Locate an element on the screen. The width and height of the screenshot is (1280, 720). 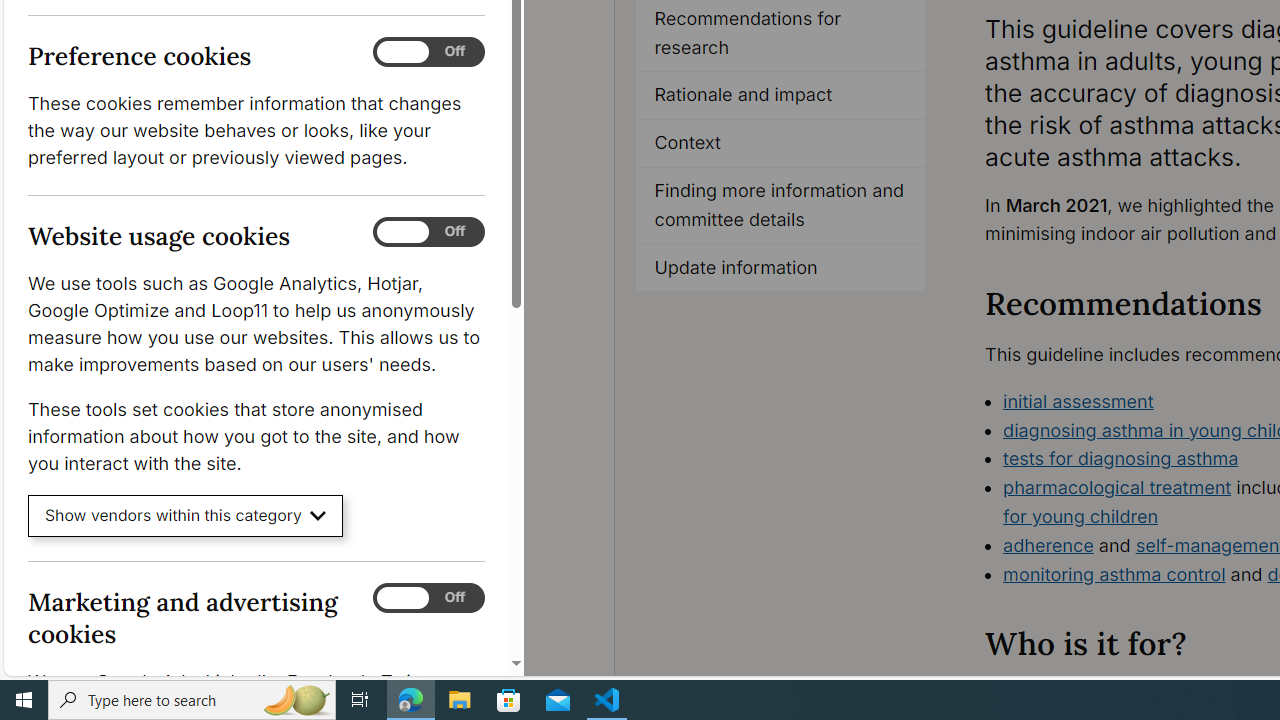
'Update information' is located at coordinates (780, 267).